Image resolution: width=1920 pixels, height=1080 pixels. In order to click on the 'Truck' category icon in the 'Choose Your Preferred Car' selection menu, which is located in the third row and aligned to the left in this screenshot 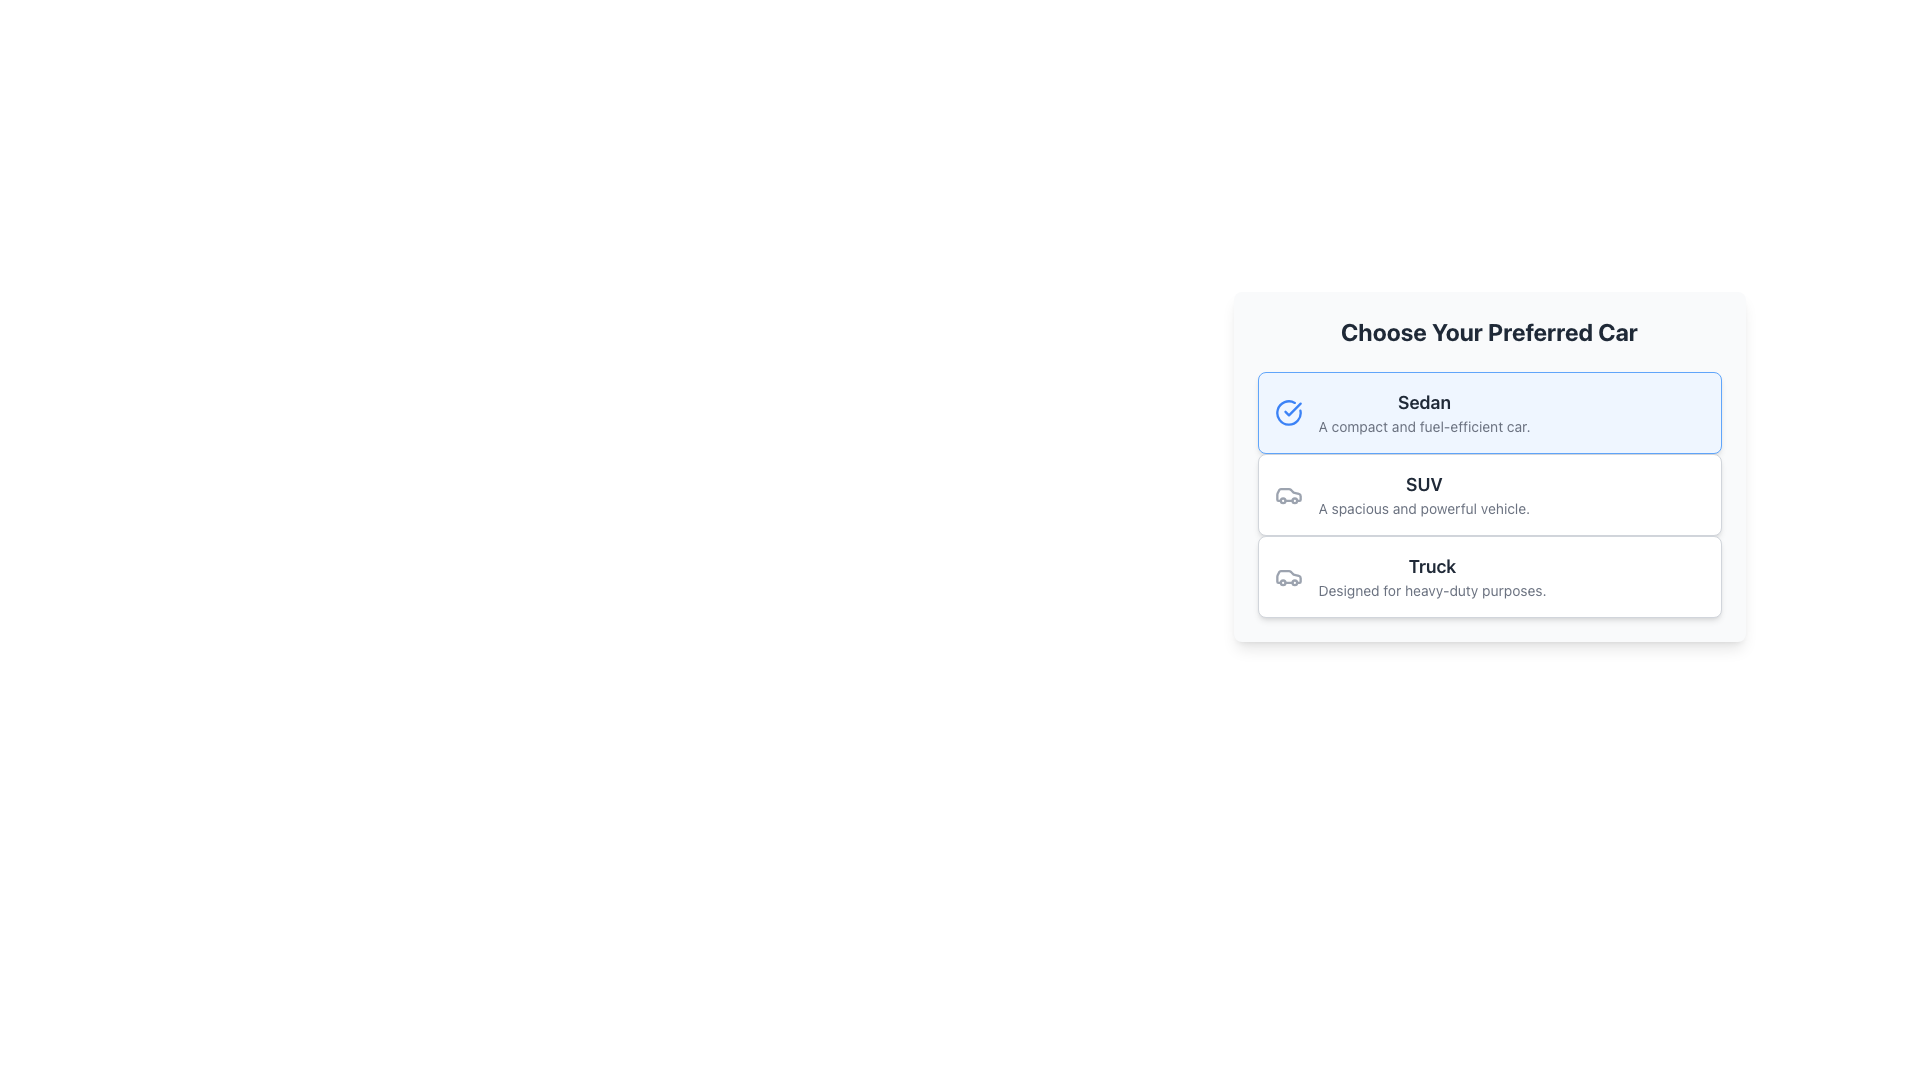, I will do `click(1288, 577)`.